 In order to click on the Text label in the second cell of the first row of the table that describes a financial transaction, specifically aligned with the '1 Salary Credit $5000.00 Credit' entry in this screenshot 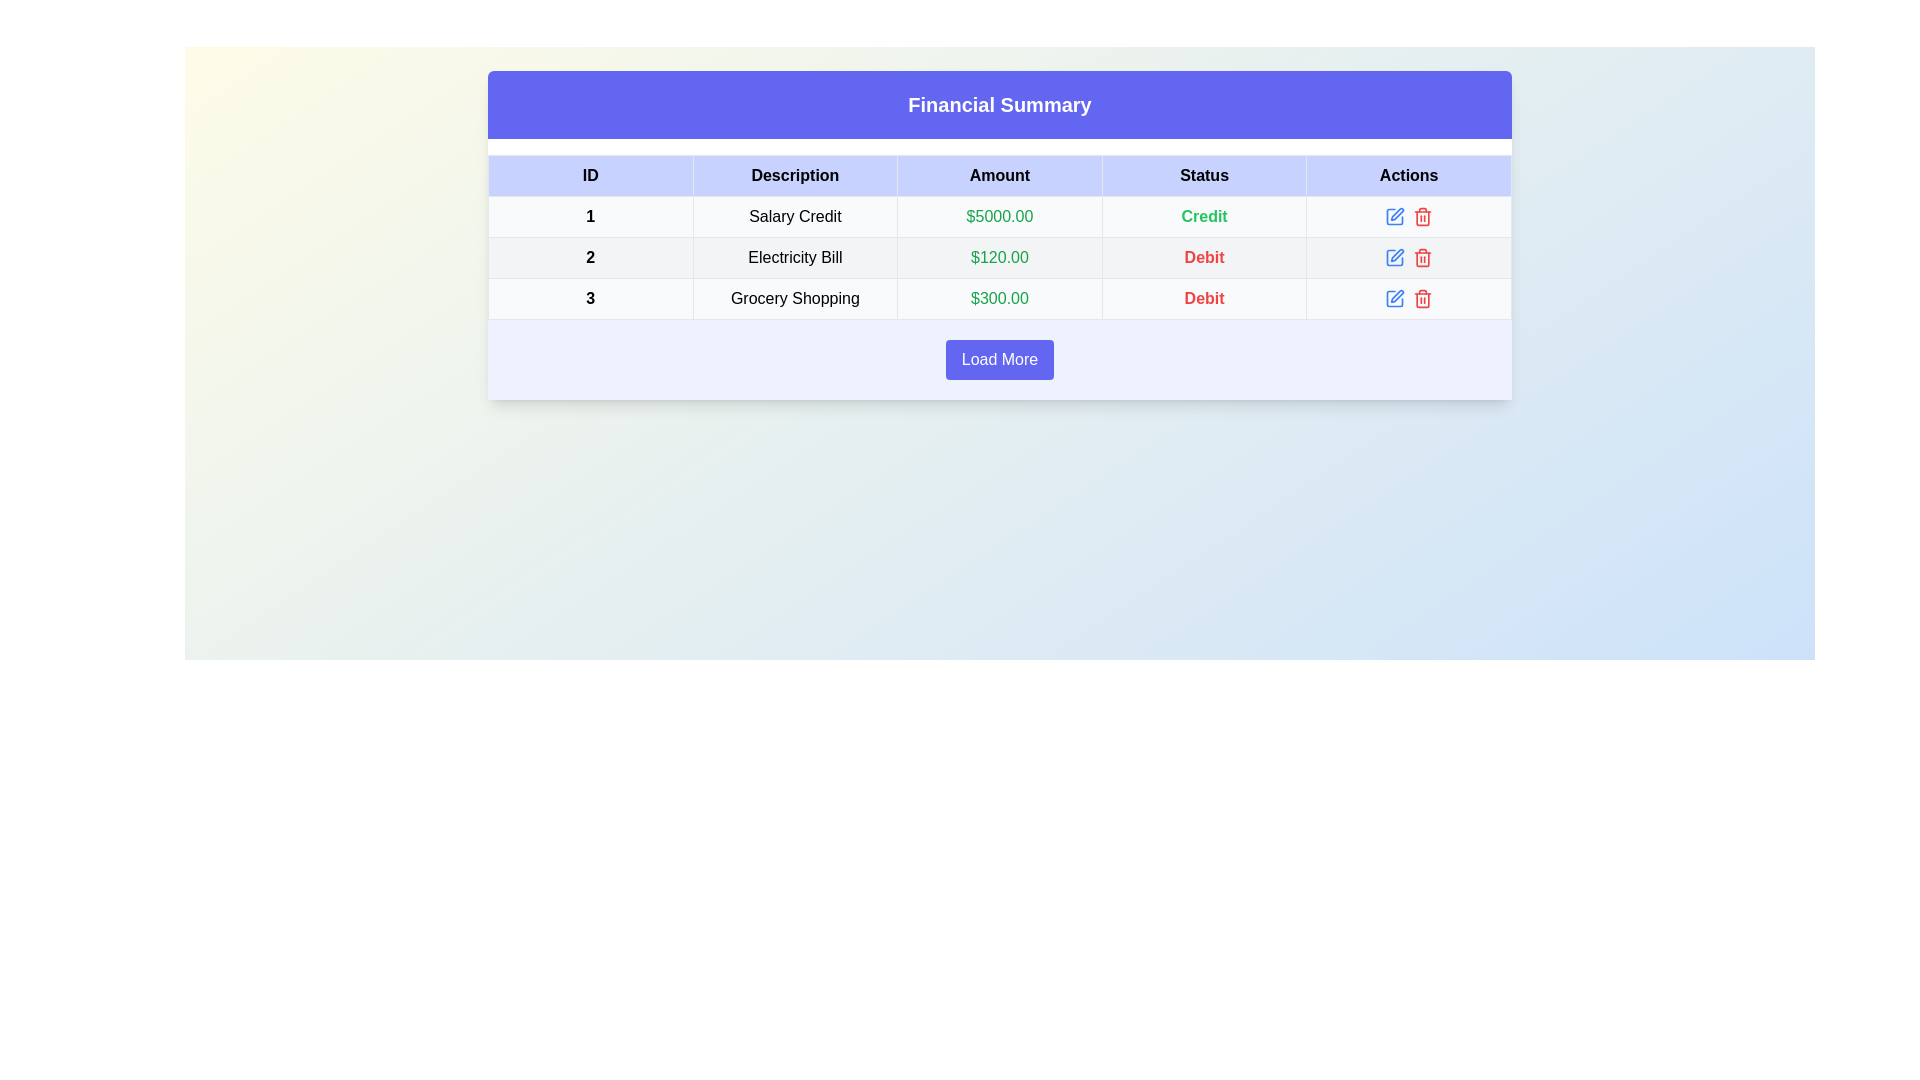, I will do `click(794, 216)`.